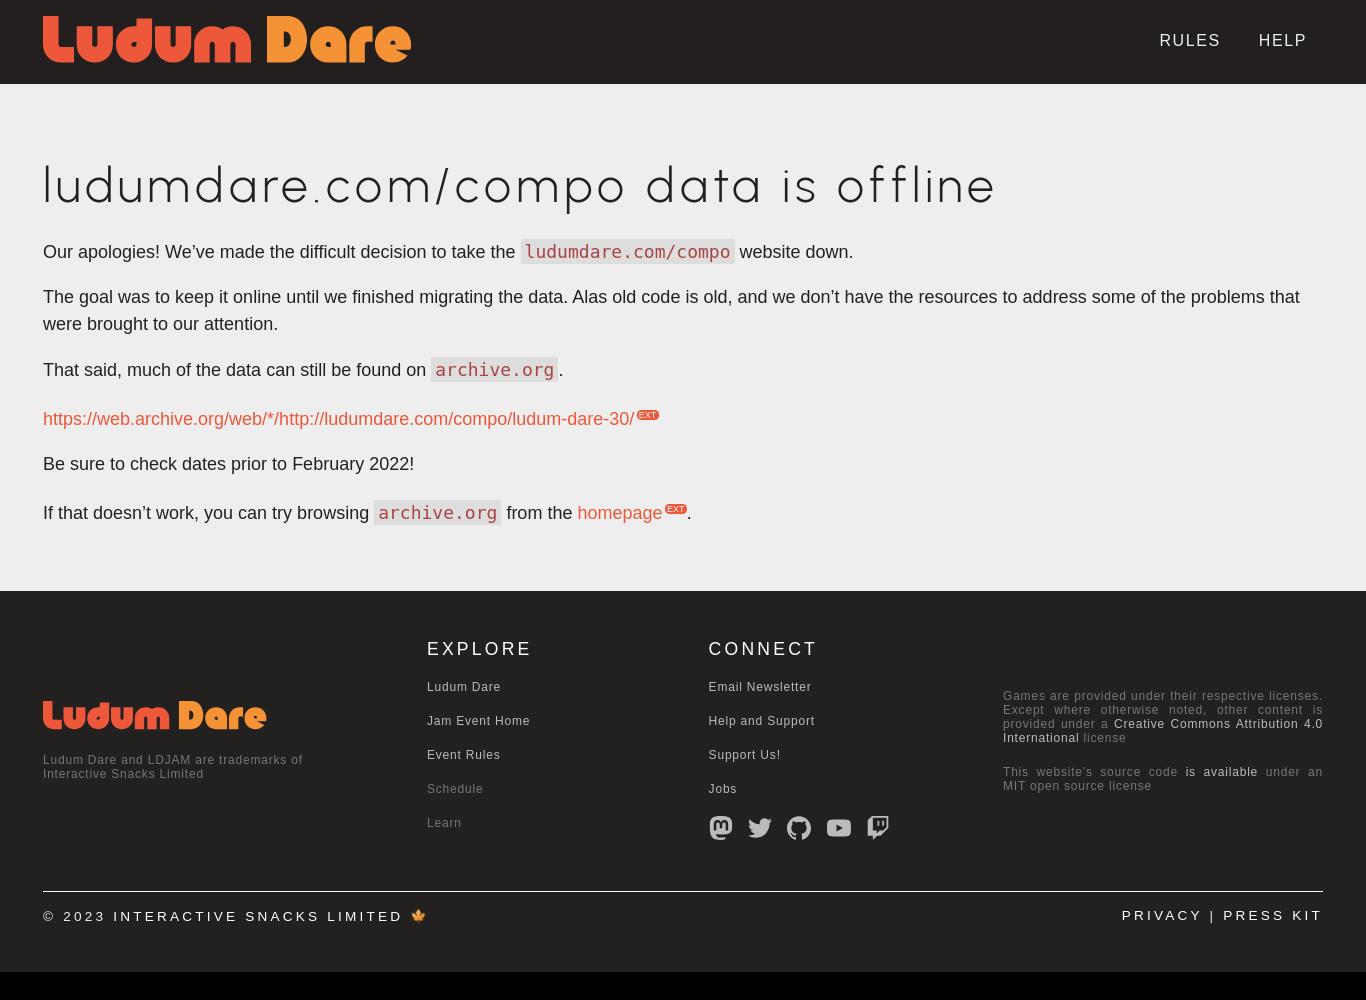 The image size is (1366, 1000). What do you see at coordinates (1163, 779) in the screenshot?
I see `'under an MIT open source license'` at bounding box center [1163, 779].